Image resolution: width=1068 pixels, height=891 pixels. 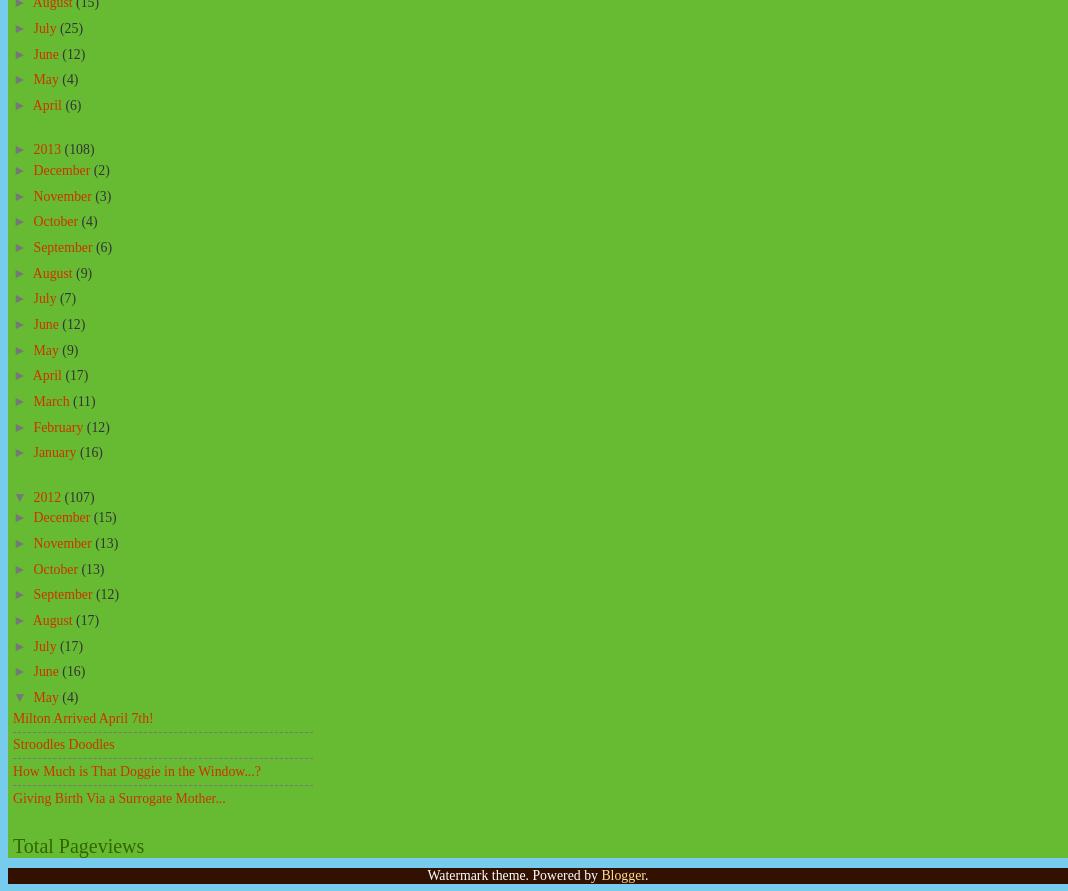 I want to click on 'Milton Arrived April 7th!', so click(x=12, y=717).